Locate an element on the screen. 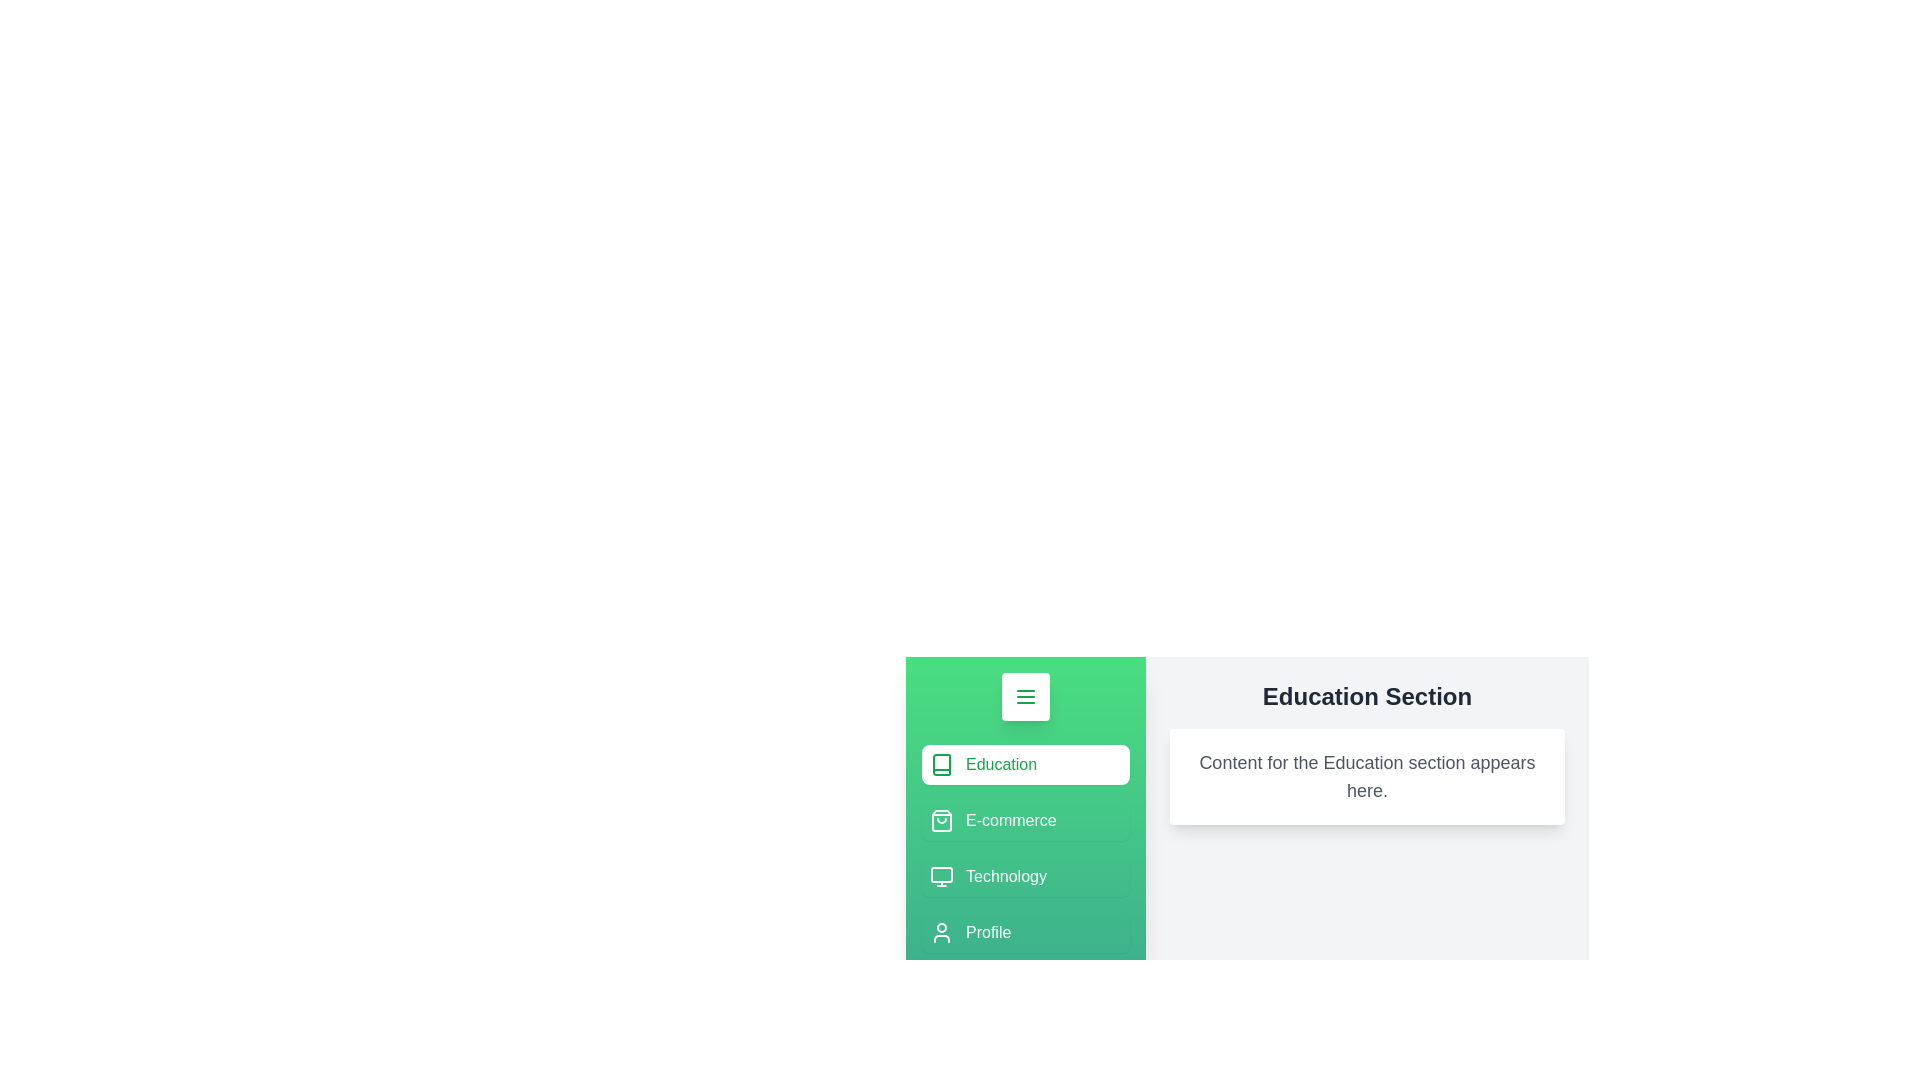 The image size is (1920, 1080). the section Education in the drawer is located at coordinates (1026, 764).